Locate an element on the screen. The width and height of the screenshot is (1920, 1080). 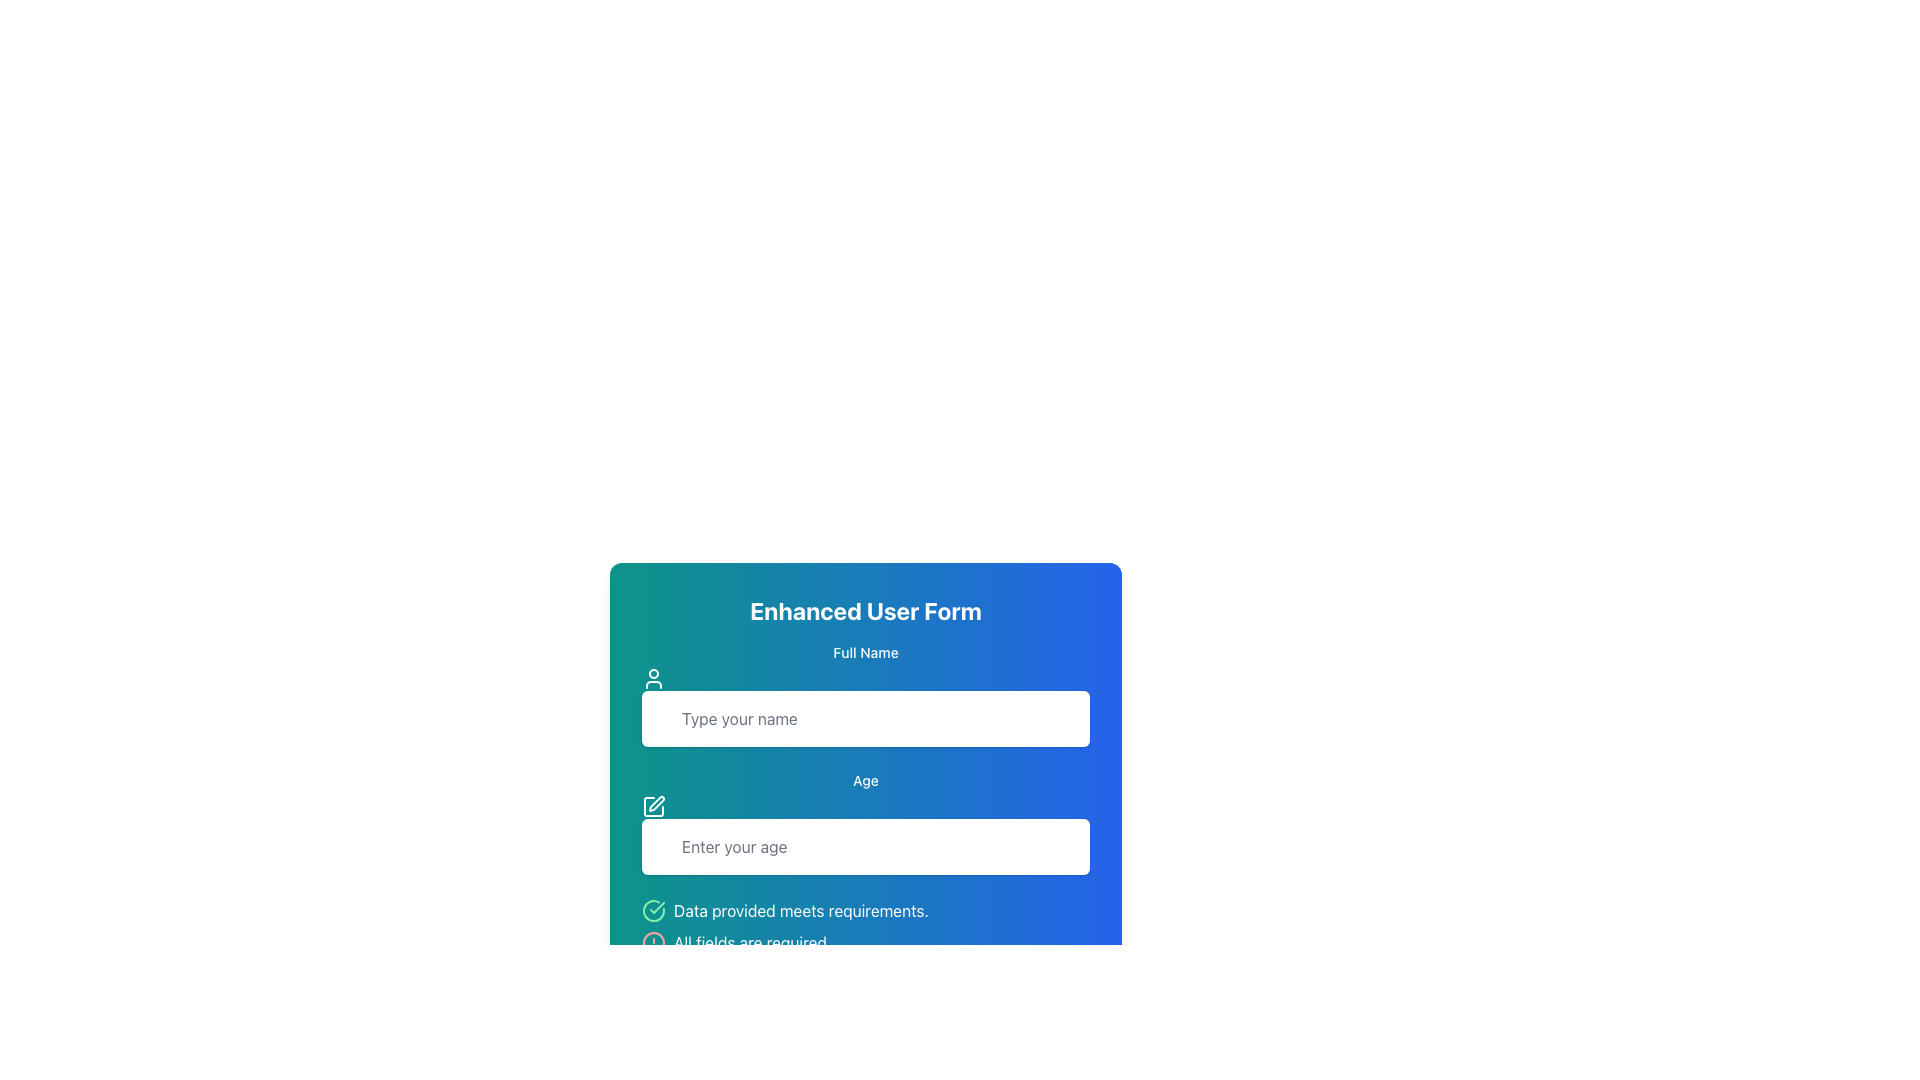
the graphical icon indicating the 'Age' field, which is positioned above the input field and adjacent to the left-hand side of the entry box is located at coordinates (657, 802).